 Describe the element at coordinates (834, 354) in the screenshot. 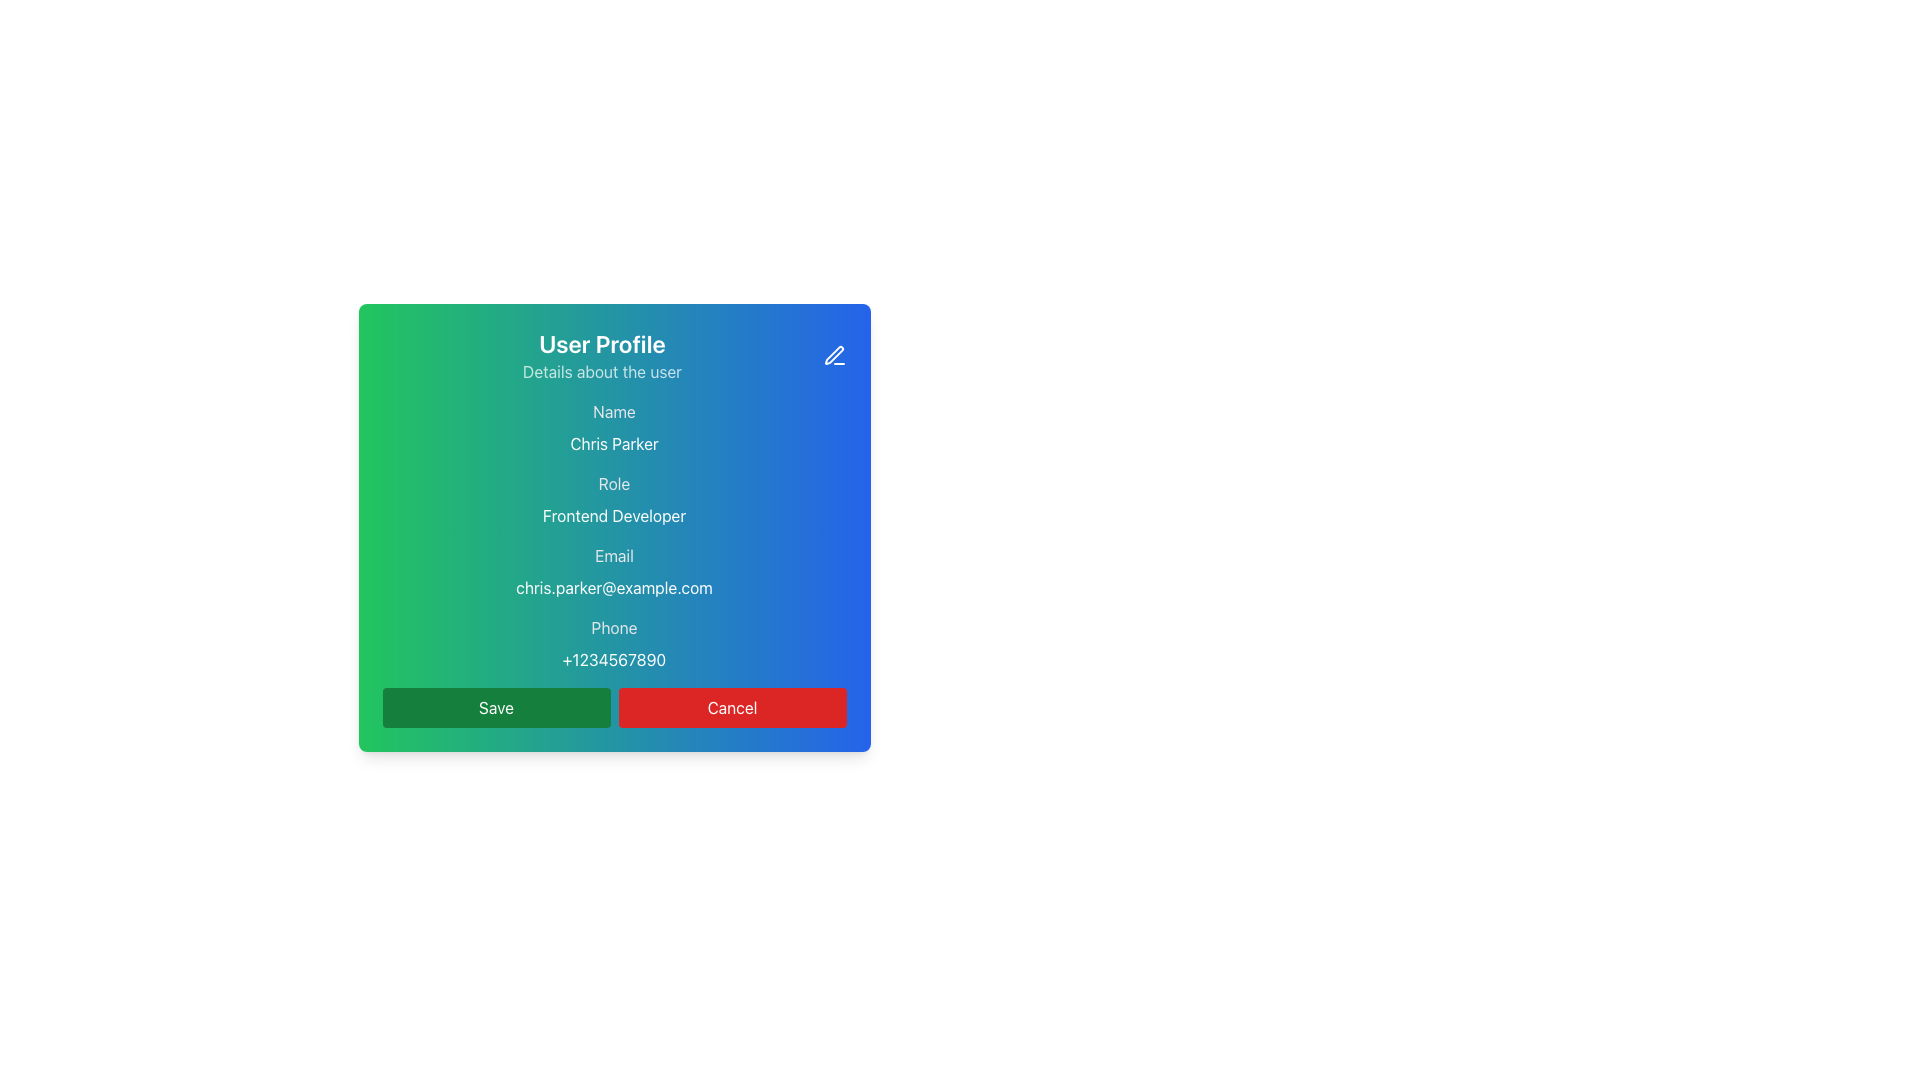

I see `the pen icon located in the top-right corner of the 'User Profile' panel` at that location.